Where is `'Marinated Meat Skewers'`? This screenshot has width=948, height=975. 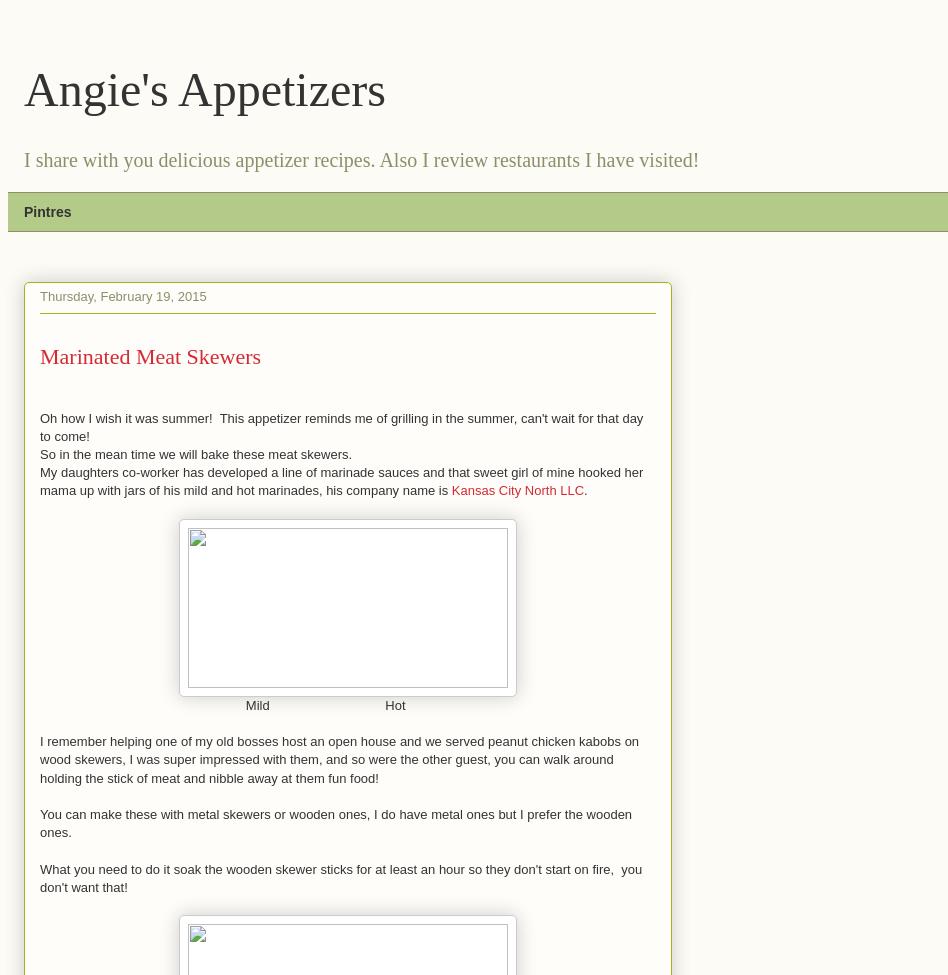 'Marinated Meat Skewers' is located at coordinates (149, 354).